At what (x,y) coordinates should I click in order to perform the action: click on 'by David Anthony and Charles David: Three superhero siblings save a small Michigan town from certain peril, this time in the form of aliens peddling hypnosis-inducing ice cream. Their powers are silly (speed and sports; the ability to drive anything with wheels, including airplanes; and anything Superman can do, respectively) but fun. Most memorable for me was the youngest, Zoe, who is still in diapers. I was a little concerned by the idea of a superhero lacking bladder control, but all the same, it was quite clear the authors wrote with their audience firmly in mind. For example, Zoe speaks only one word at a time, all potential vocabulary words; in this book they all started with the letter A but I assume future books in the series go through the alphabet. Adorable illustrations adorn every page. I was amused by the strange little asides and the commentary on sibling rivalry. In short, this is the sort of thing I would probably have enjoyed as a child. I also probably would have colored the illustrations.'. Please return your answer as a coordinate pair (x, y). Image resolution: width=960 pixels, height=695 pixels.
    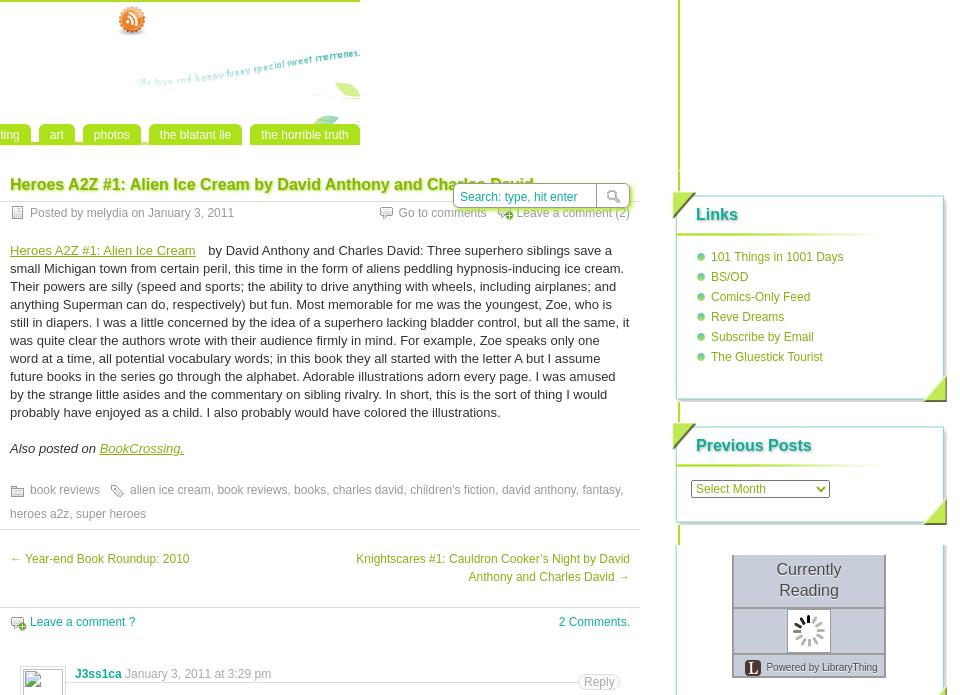
    Looking at the image, I should click on (319, 331).